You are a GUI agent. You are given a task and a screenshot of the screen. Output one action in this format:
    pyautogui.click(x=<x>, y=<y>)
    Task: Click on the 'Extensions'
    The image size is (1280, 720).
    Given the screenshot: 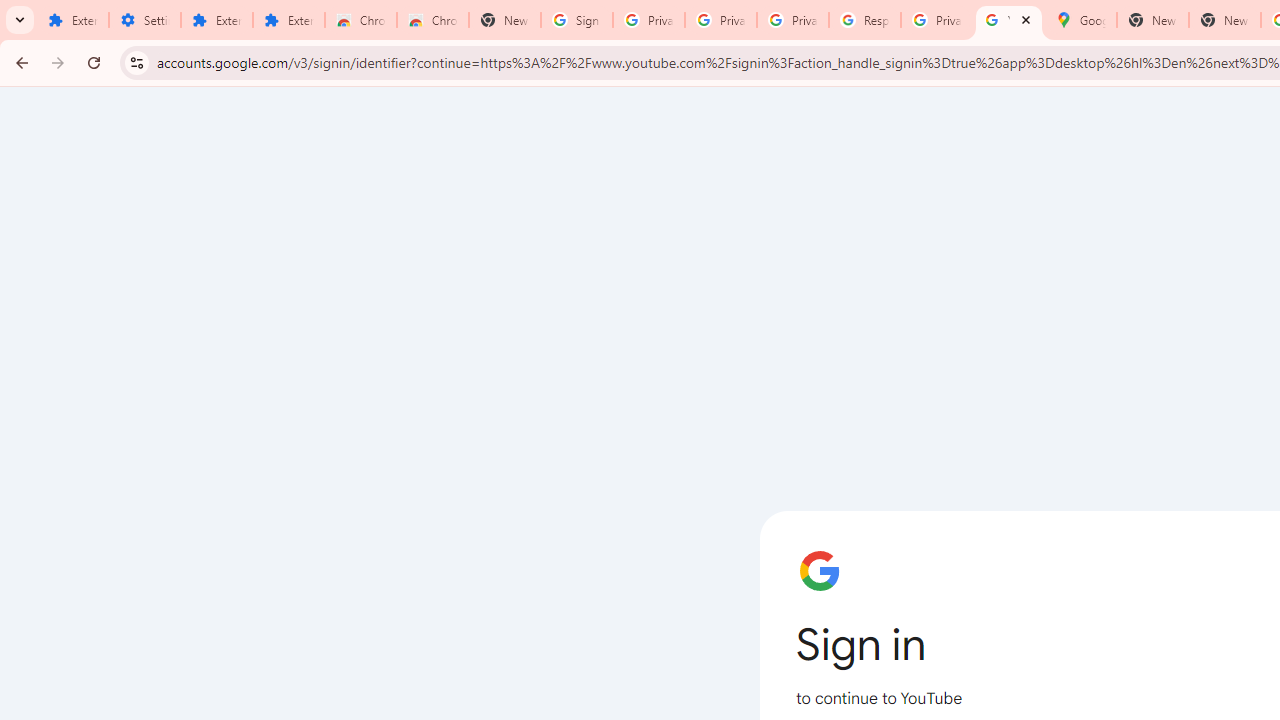 What is the action you would take?
    pyautogui.click(x=288, y=20)
    